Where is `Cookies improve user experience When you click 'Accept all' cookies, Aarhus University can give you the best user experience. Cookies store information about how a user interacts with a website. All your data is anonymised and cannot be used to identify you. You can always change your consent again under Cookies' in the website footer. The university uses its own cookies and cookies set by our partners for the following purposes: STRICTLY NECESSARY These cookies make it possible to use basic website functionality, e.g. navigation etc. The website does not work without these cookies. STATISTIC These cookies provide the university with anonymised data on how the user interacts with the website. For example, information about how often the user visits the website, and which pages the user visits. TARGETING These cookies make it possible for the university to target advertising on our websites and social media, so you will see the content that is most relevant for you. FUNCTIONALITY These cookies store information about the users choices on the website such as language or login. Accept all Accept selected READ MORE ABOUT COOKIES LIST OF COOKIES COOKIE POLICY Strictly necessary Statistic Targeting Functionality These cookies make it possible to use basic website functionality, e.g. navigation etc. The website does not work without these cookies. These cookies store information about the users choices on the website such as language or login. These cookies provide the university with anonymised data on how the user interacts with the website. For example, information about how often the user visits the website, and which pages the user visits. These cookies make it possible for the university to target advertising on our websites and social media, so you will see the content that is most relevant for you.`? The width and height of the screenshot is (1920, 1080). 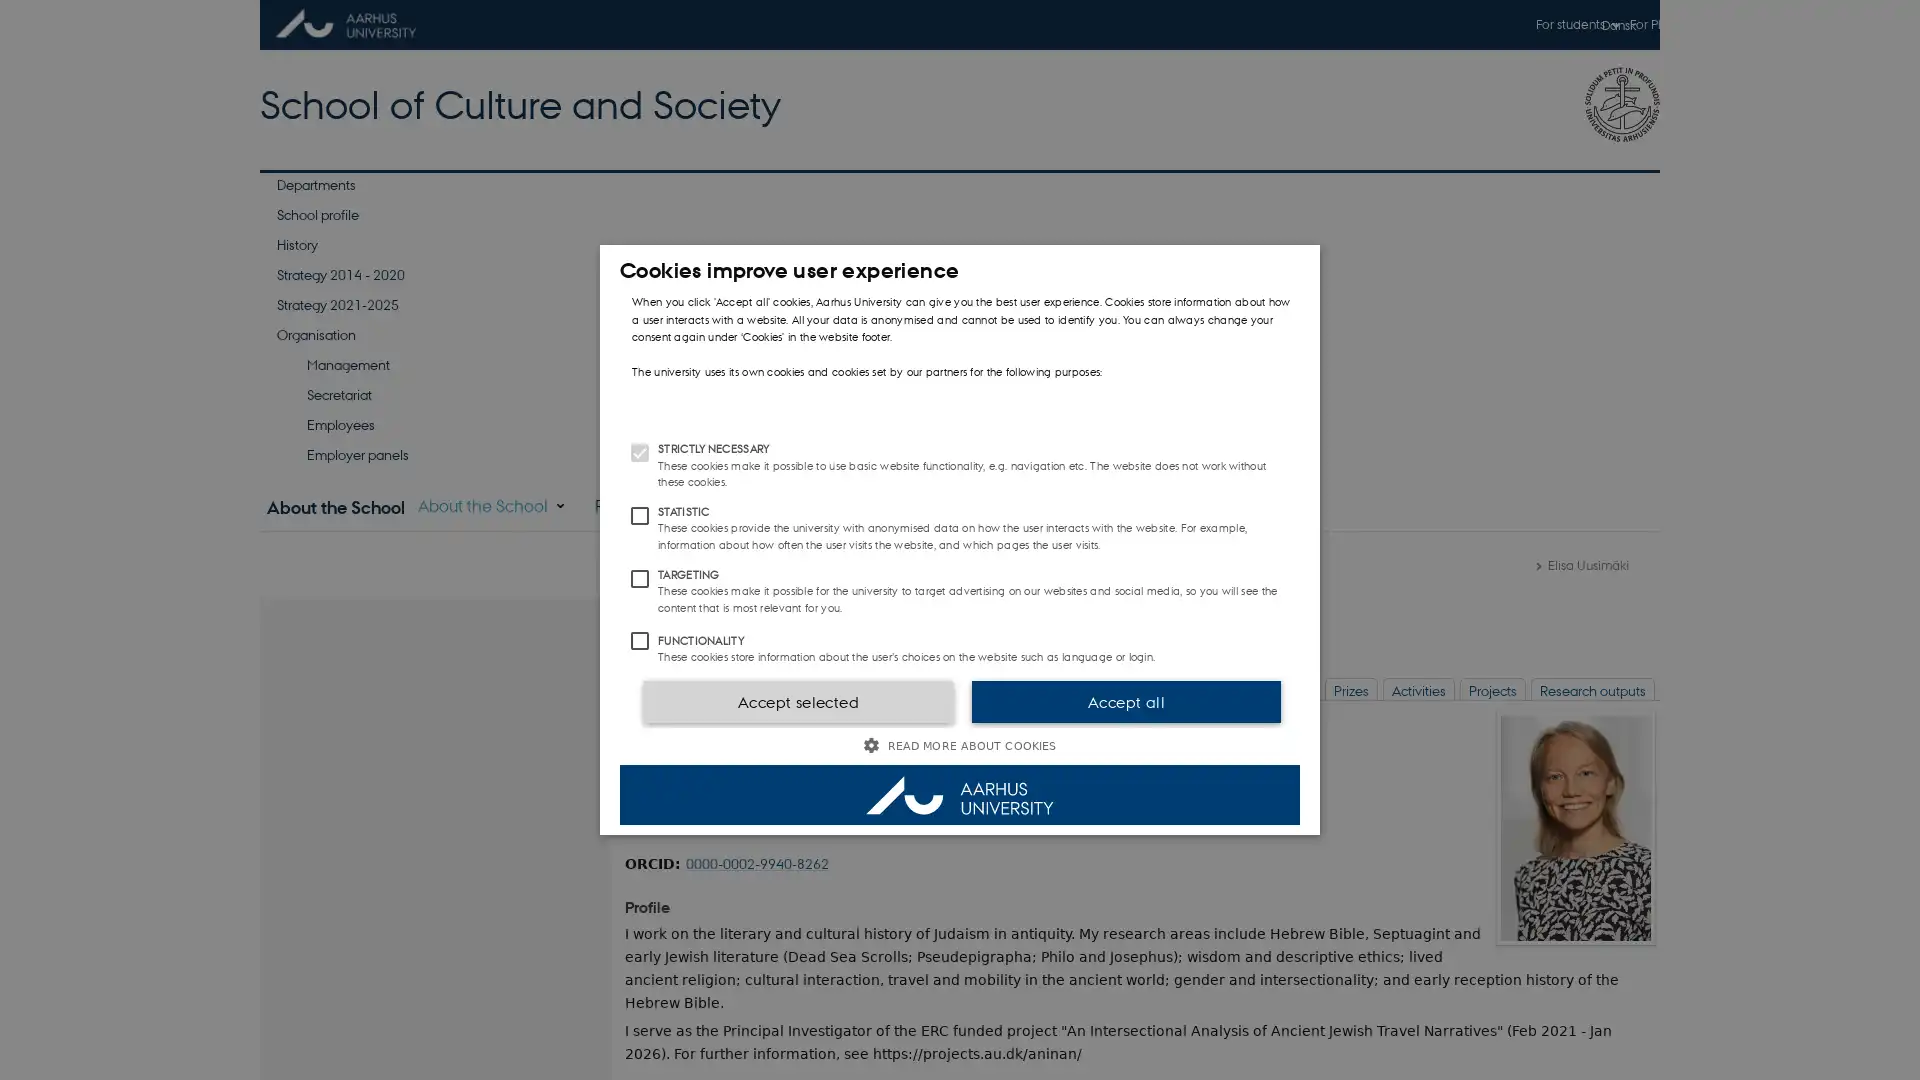
Cookies improve user experience When you click 'Accept all' cookies, Aarhus University can give you the best user experience. Cookies store information about how a user interacts with a website. All your data is anonymised and cannot be used to identify you. You can always change your consent again under Cookies' in the website footer. The university uses its own cookies and cookies set by our partners for the following purposes: STRICTLY NECESSARY These cookies make it possible to use basic website functionality, e.g. navigation etc. The website does not work without these cookies. STATISTIC These cookies provide the university with anonymised data on how the user interacts with the website. For example, information about how often the user visits the website, and which pages the user visits. TARGETING These cookies make it possible for the university to target advertising on our websites and social media, so you will see the content that is most relevant for you. FUNCTIONALITY These cookies store information about the users choices on the website such as language or login. Accept all Accept selected READ MORE ABOUT COOKIES LIST OF COOKIES COOKIE POLICY Strictly necessary Statistic Targeting Functionality These cookies make it possible to use basic website functionality, e.g. navigation etc. The website does not work without these cookies. These cookies store information about the users choices on the website such as language or login. These cookies provide the university with anonymised data on how the user interacts with the website. For example, information about how often the user visits the website, and which pages the user visits. These cookies make it possible for the university to target advertising on our websites and social media, so you will see the content that is most relevant for you. is located at coordinates (960, 540).